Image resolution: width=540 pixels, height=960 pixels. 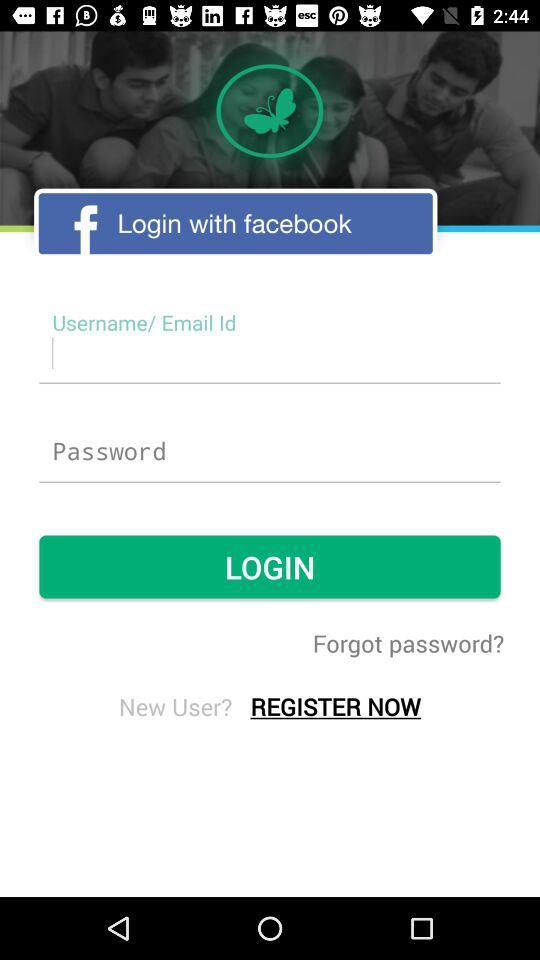 What do you see at coordinates (270, 353) in the screenshot?
I see `input user name and or email id` at bounding box center [270, 353].